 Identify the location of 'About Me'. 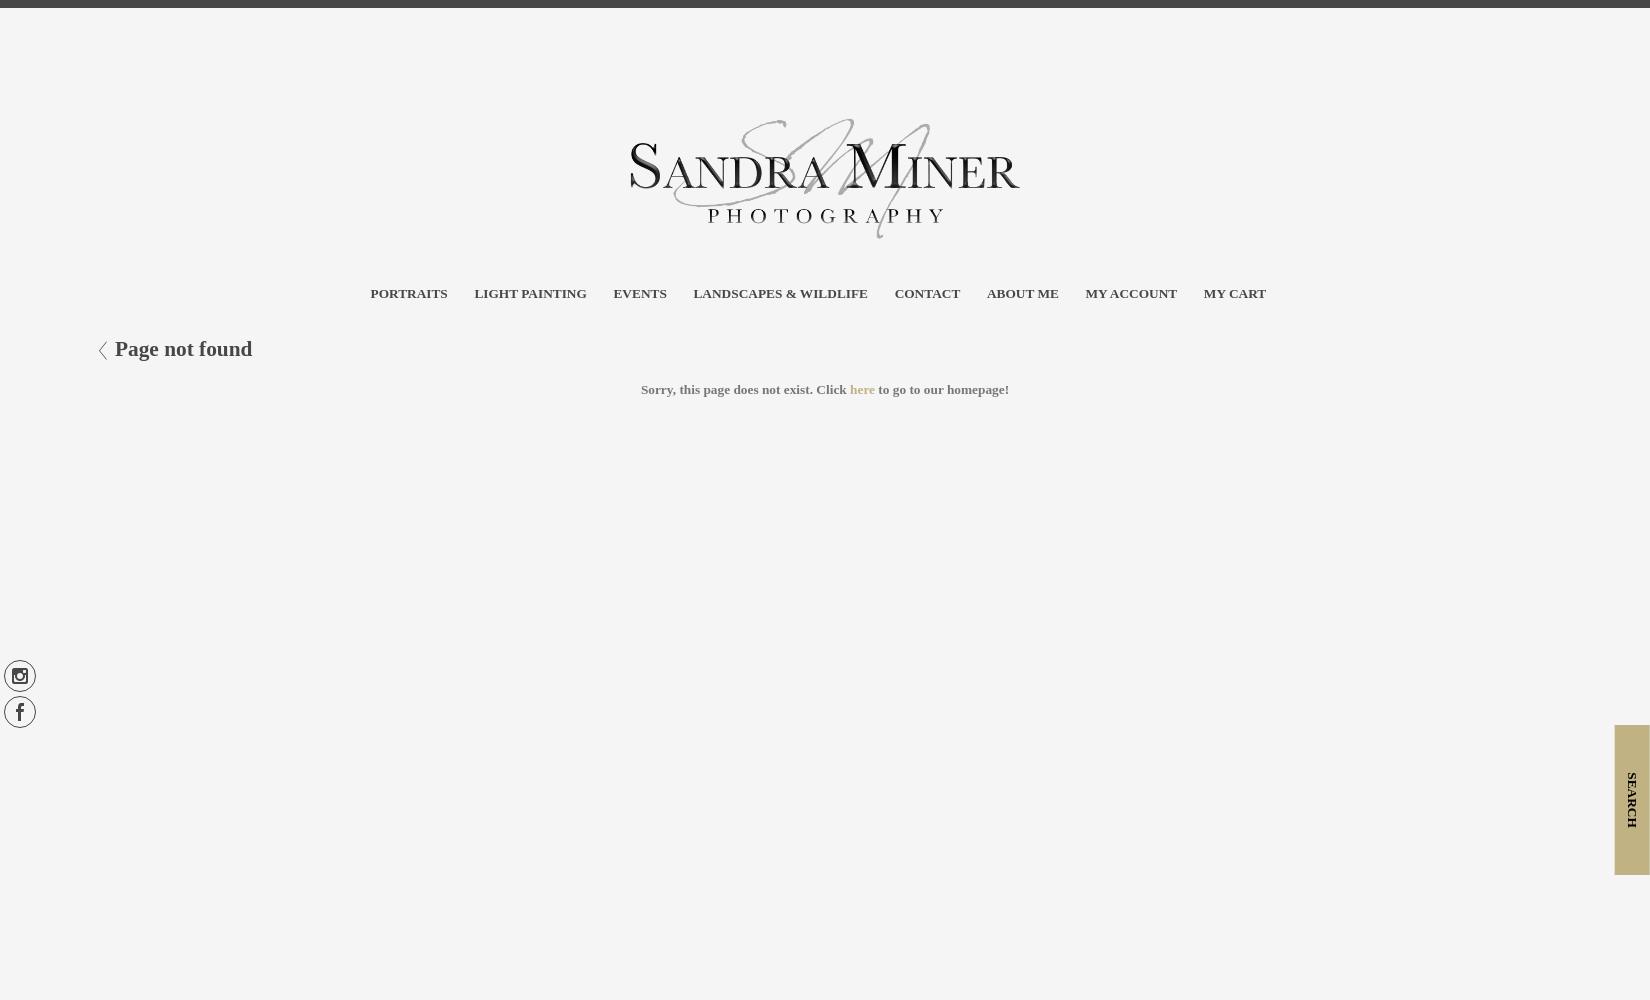
(1022, 293).